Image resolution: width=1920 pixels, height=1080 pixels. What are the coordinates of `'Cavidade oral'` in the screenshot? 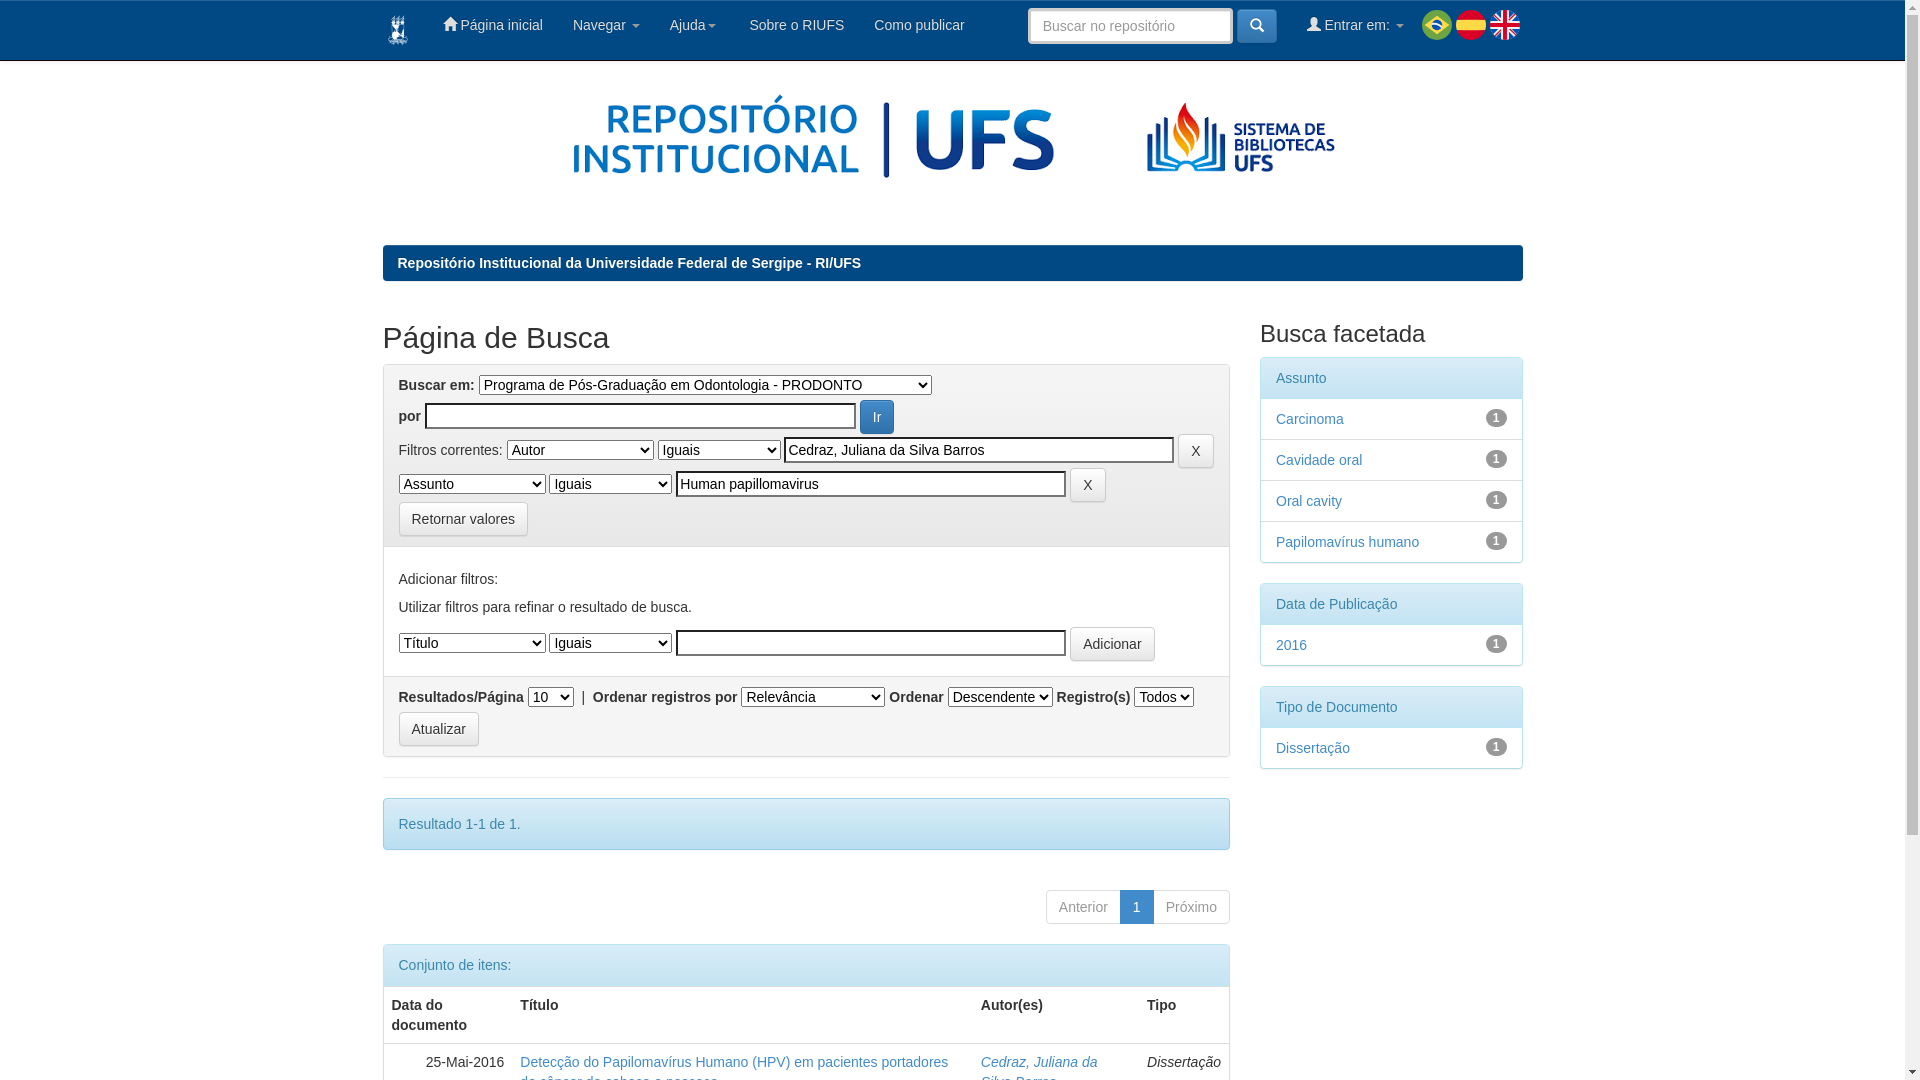 It's located at (1319, 459).